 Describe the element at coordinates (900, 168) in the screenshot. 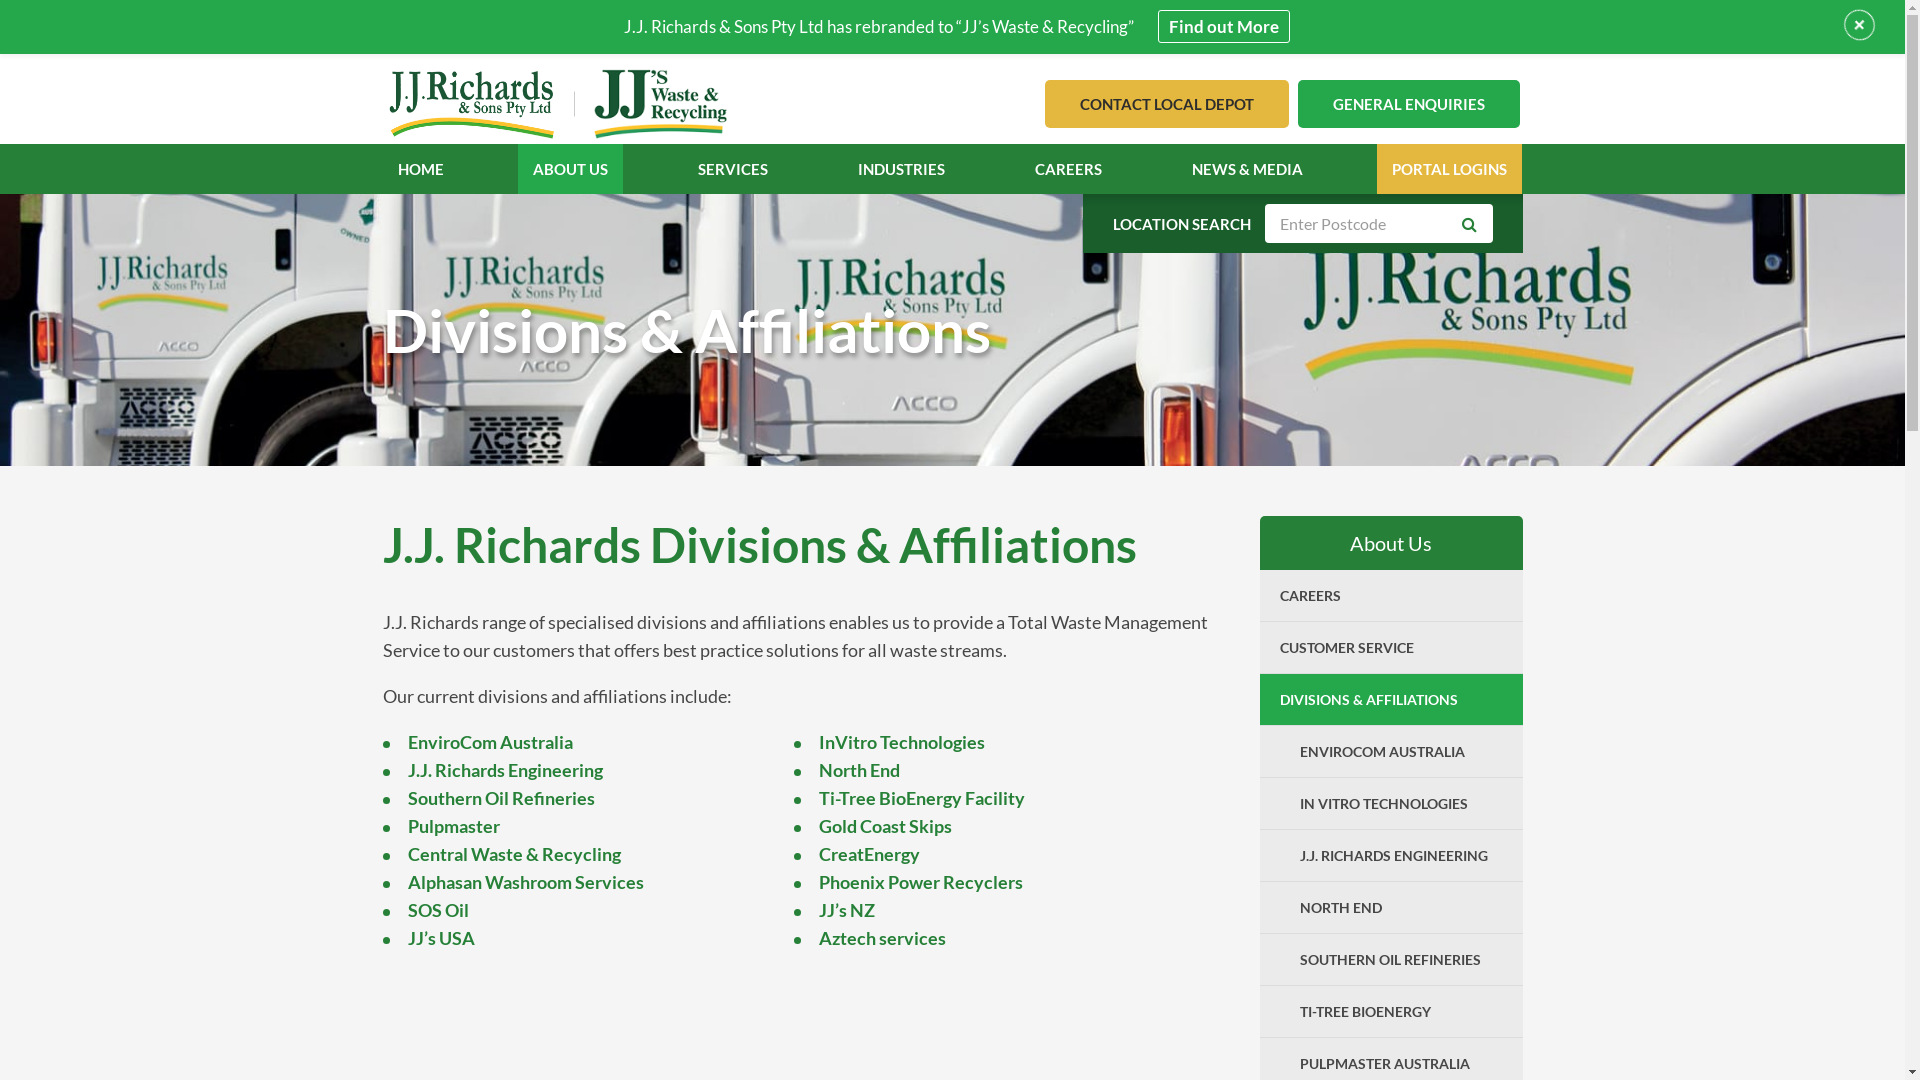

I see `'INDUSTRIES'` at that location.